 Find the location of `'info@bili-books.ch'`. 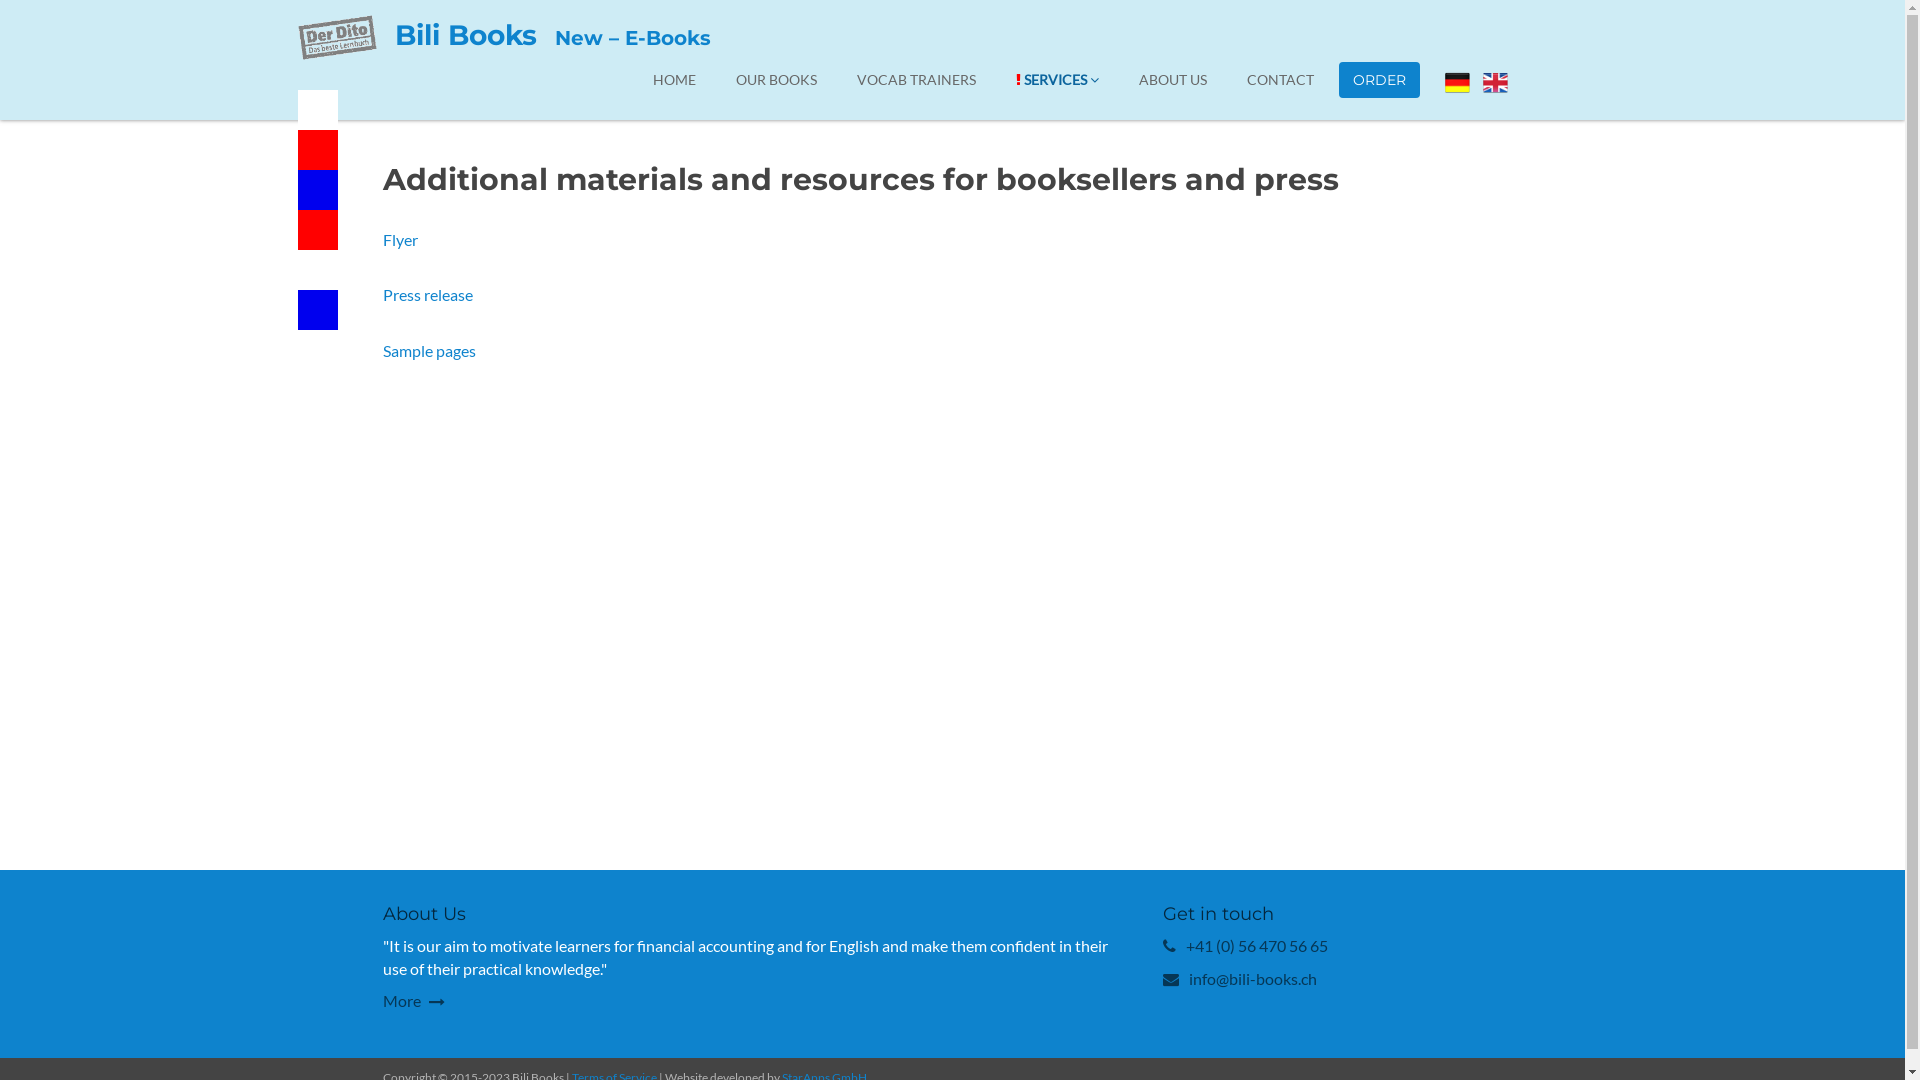

'info@bili-books.ch' is located at coordinates (1251, 977).